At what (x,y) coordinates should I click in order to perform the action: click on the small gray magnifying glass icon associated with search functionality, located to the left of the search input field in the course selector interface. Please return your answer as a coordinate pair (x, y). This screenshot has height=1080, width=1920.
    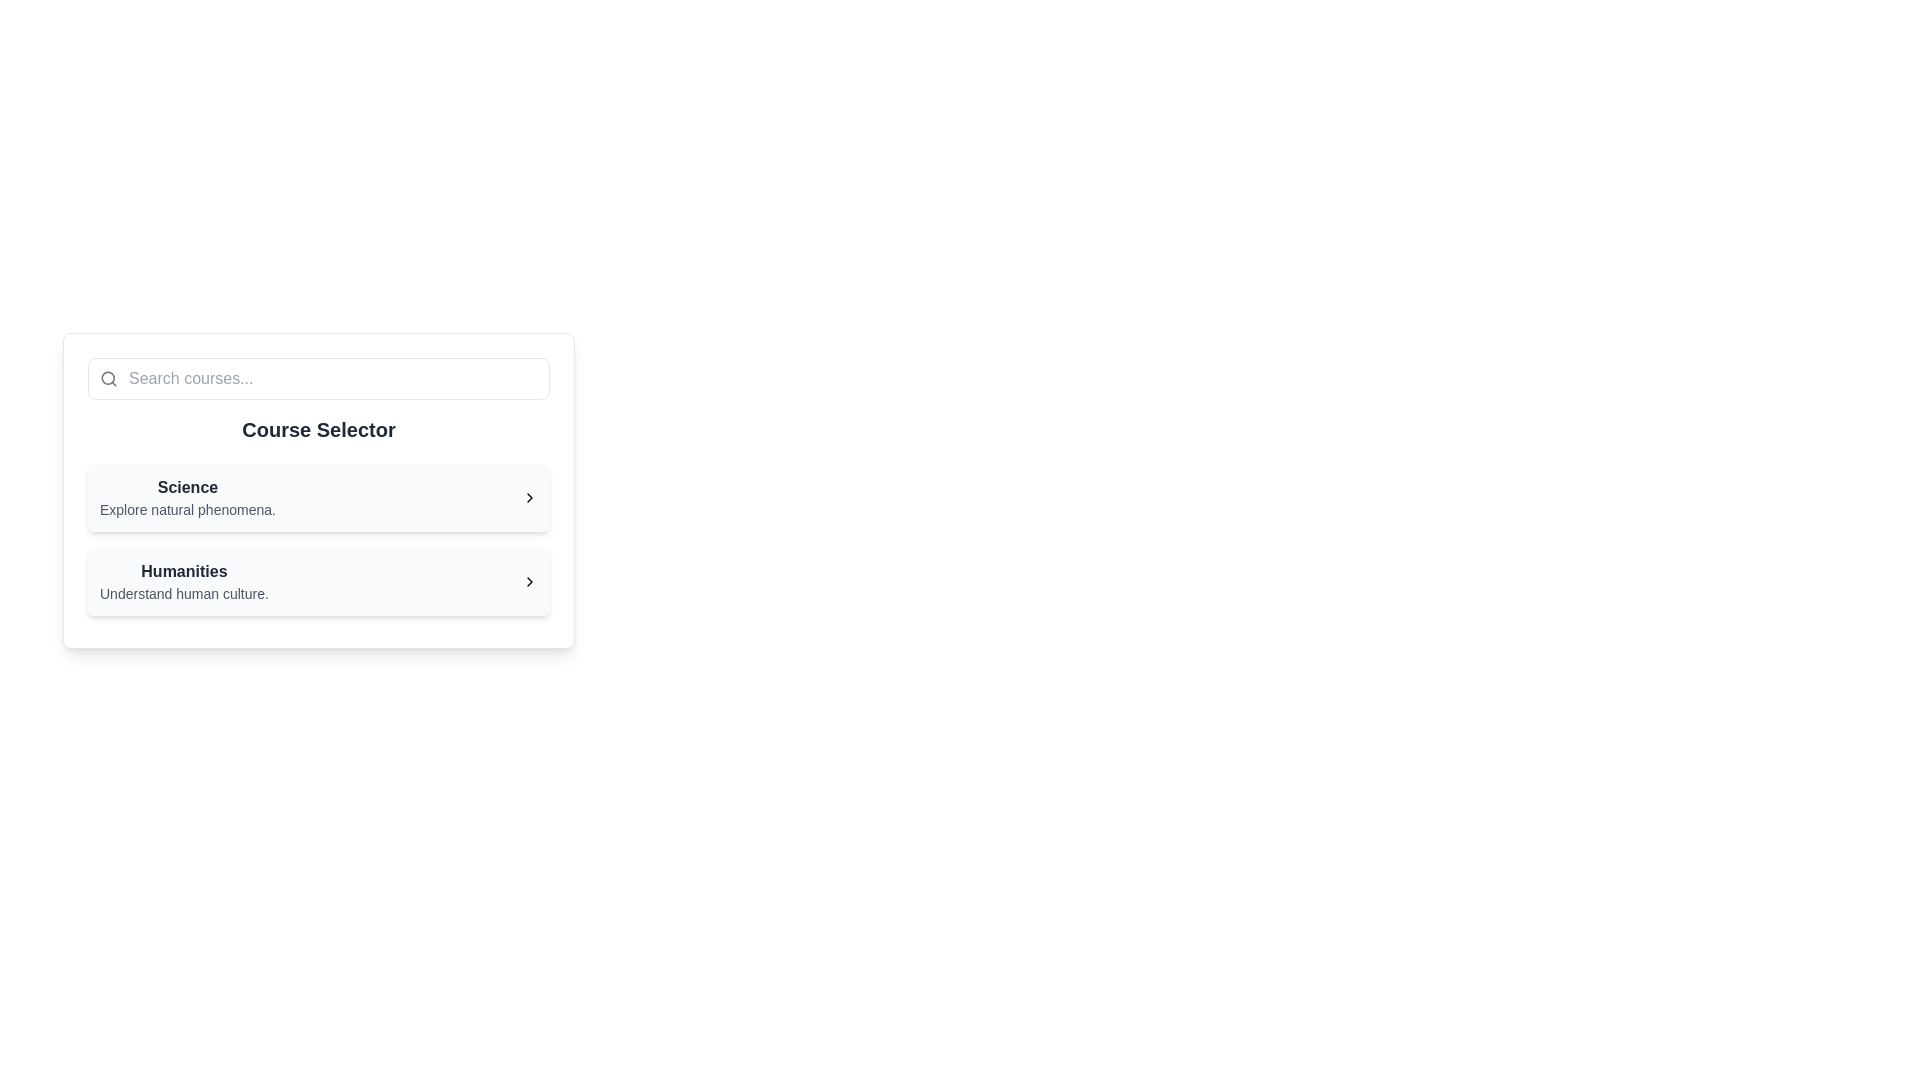
    Looking at the image, I should click on (108, 378).